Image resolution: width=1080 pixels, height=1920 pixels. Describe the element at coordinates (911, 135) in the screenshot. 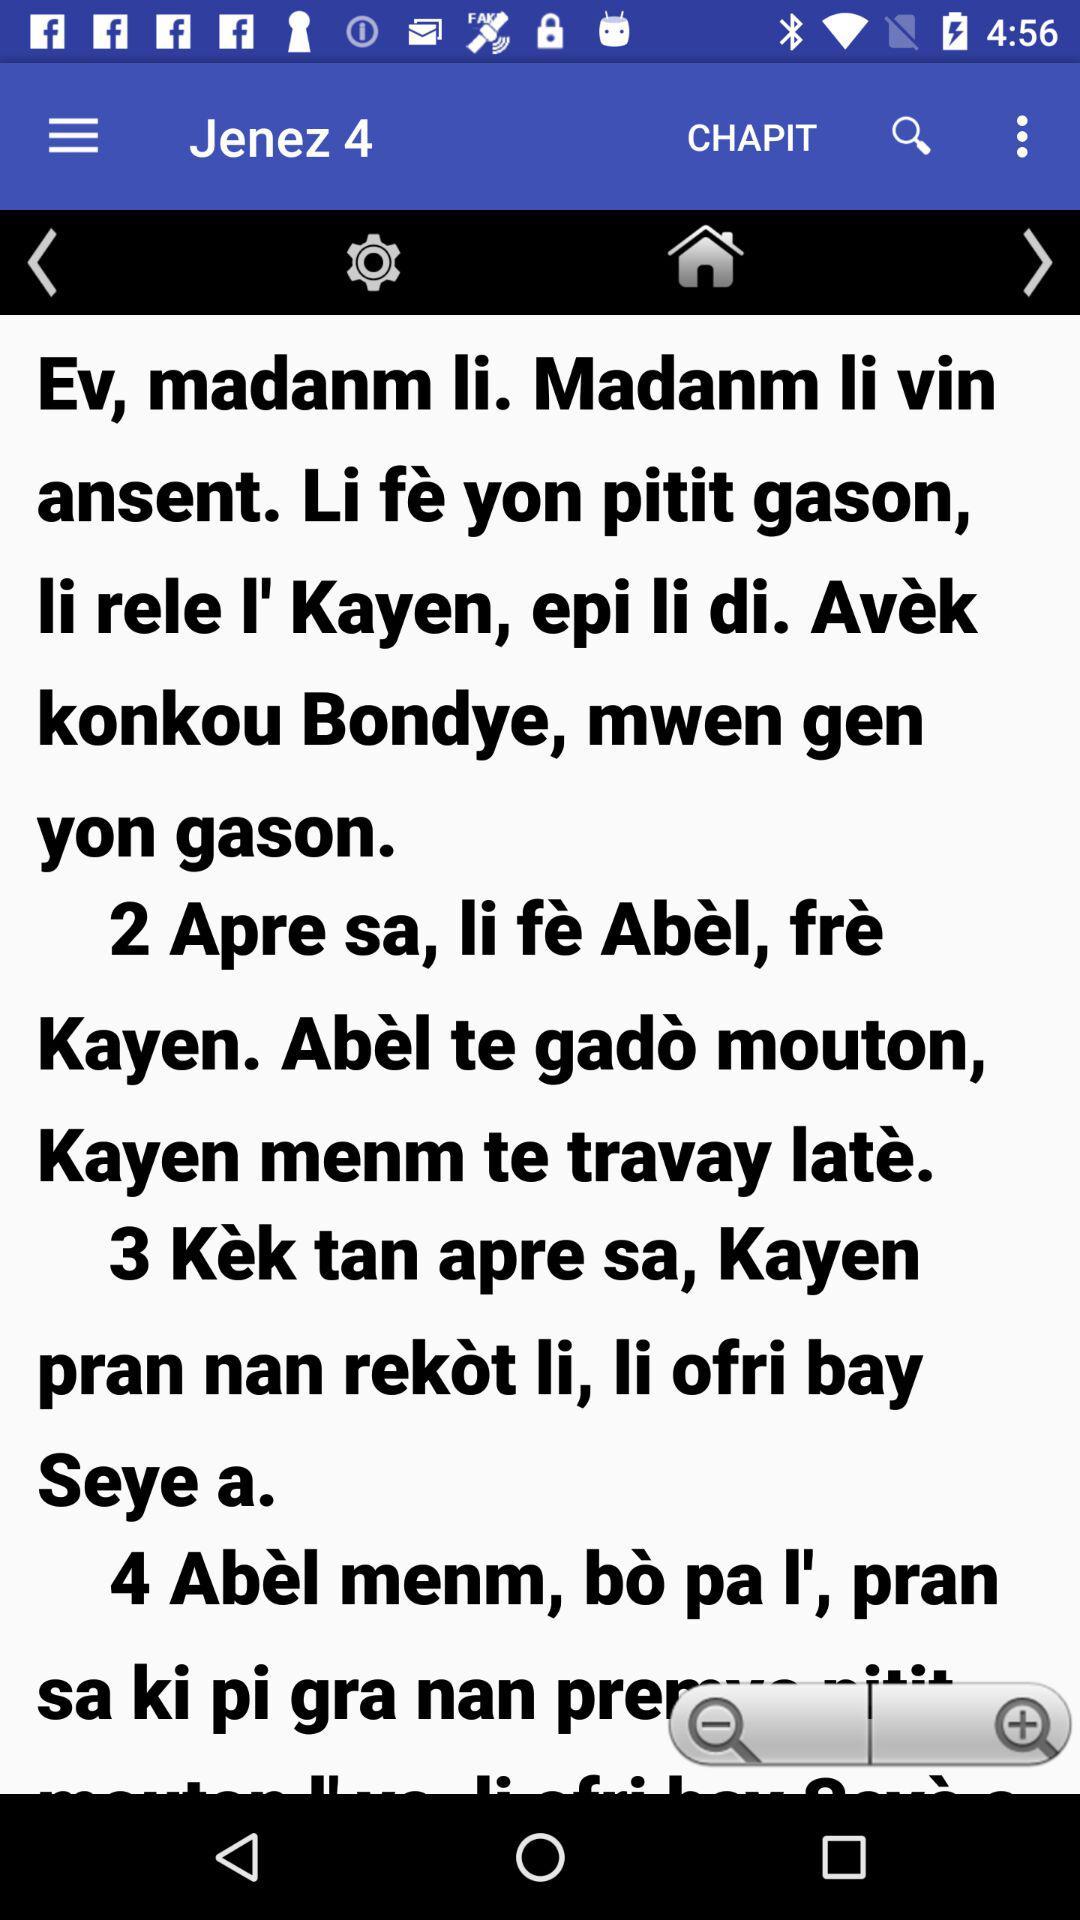

I see `icon to the right of the chapit item` at that location.